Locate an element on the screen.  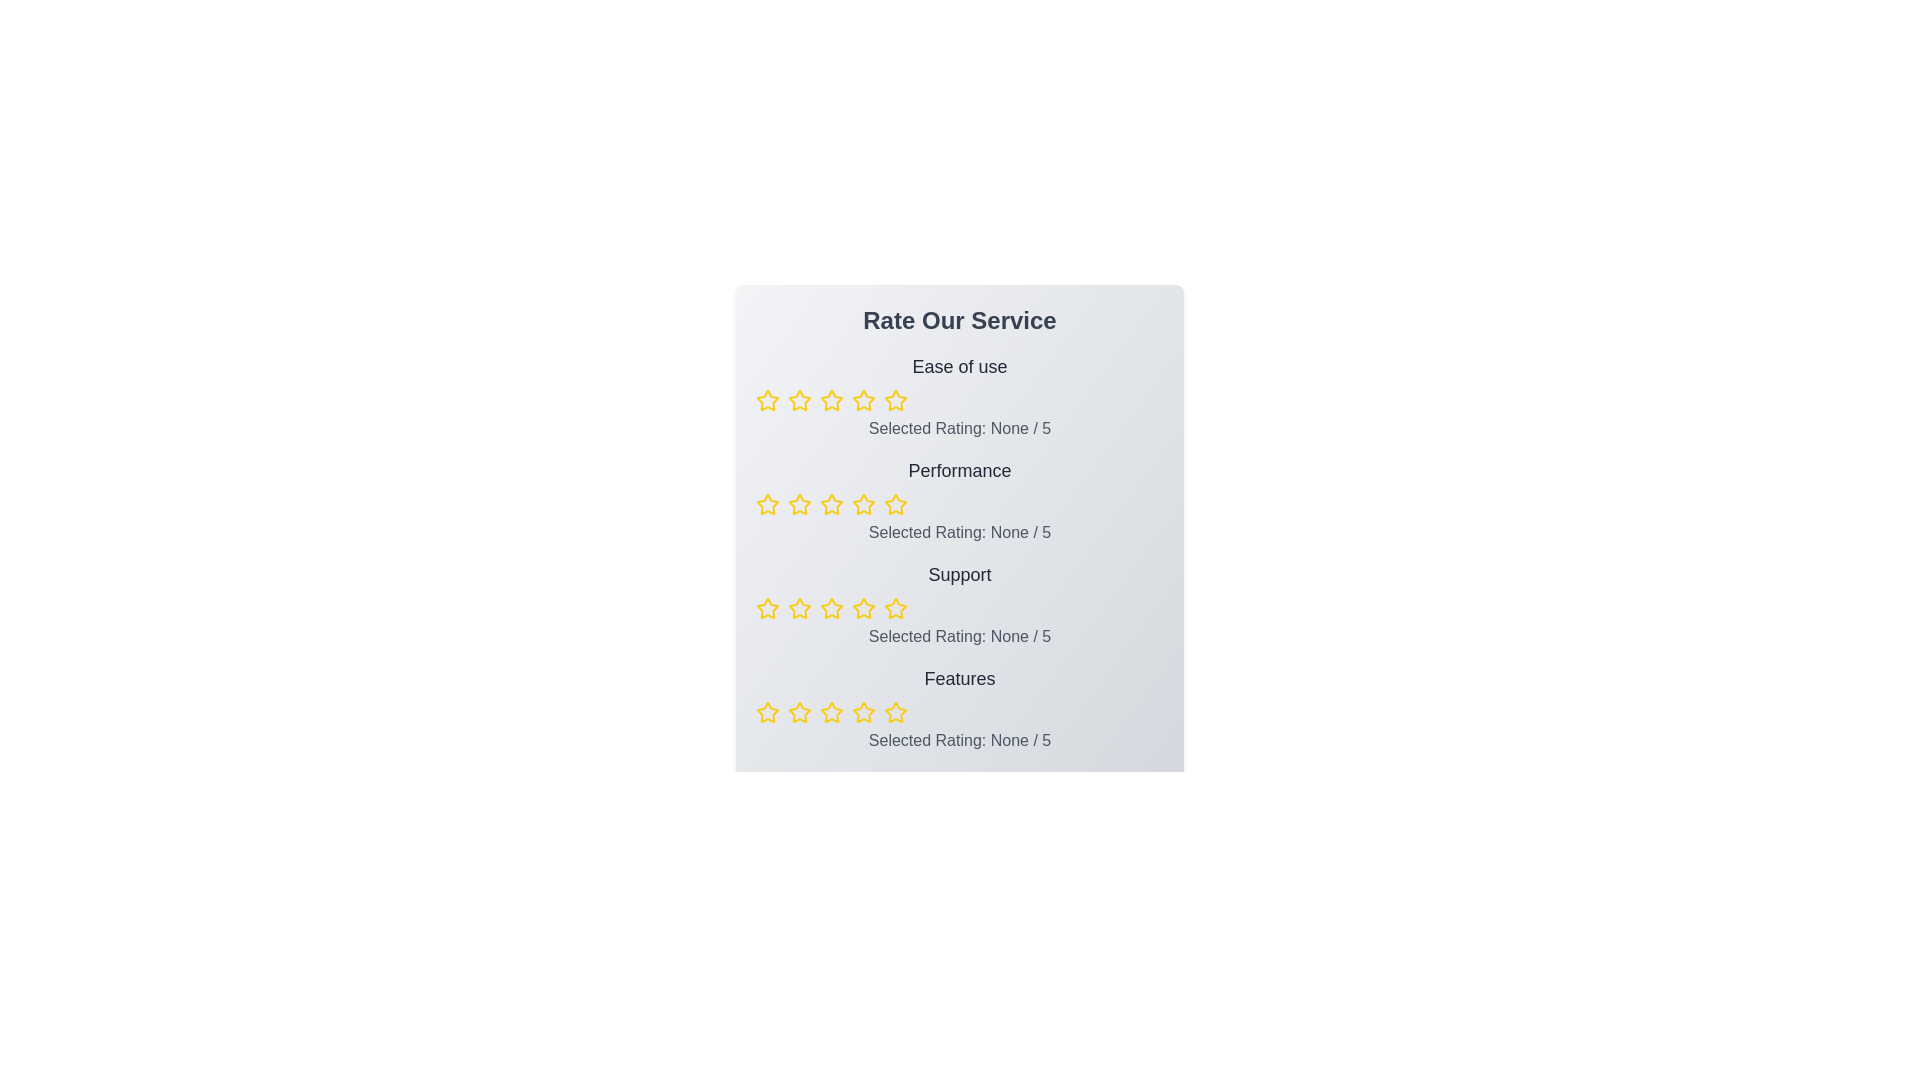
the rating for a category to 3 stars is located at coordinates (831, 401).